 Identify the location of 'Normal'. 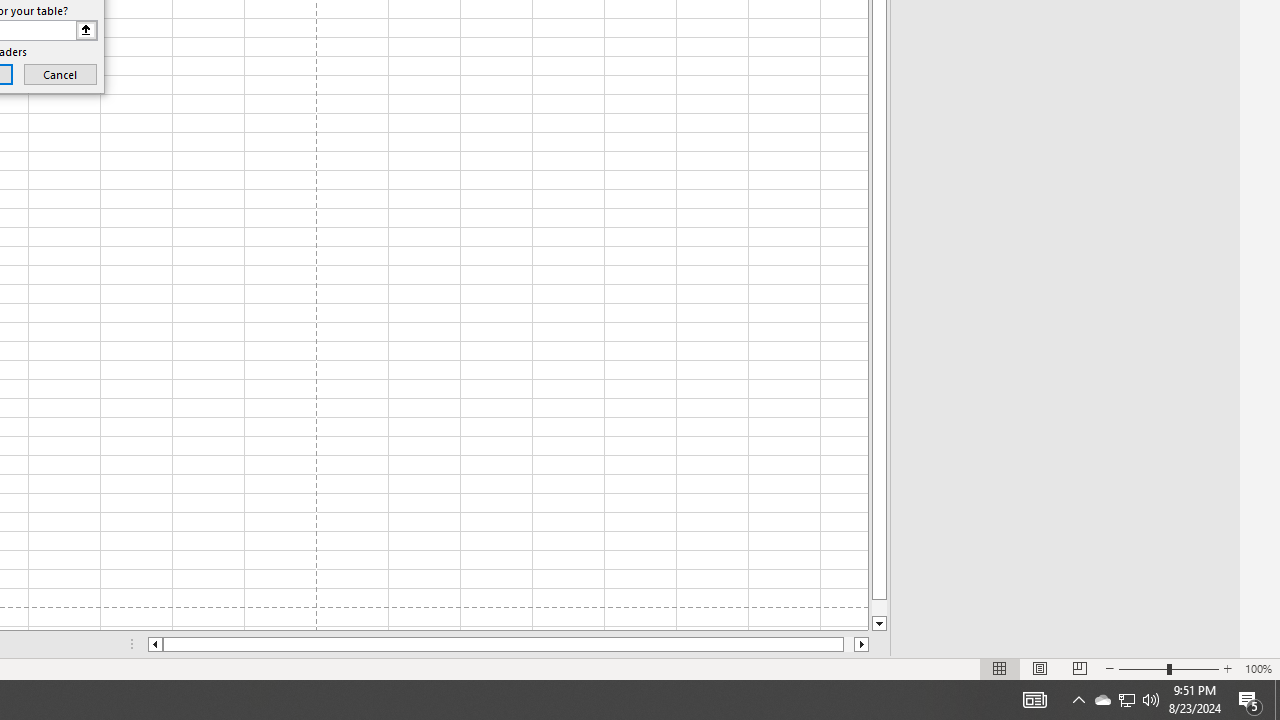
(1000, 669).